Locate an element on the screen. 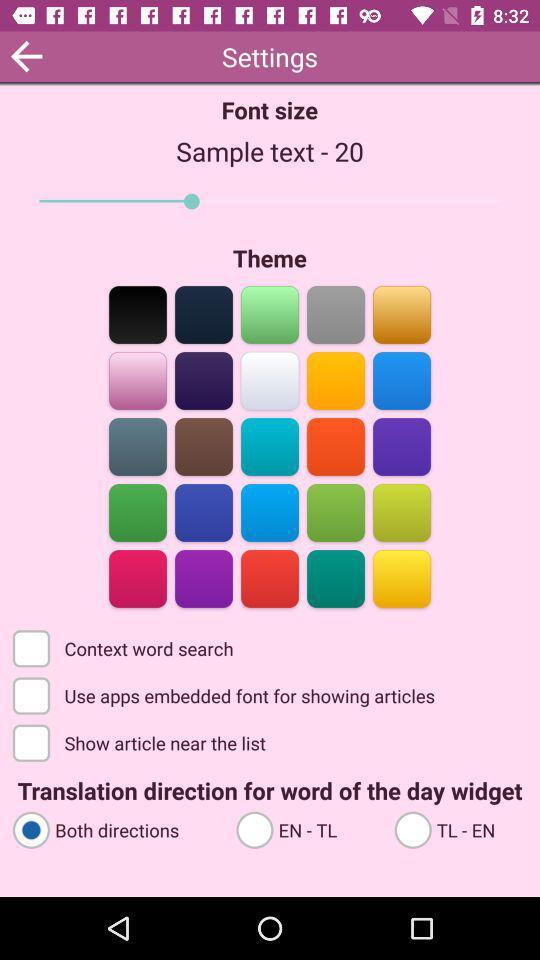 The height and width of the screenshot is (960, 540). pick green is located at coordinates (335, 510).